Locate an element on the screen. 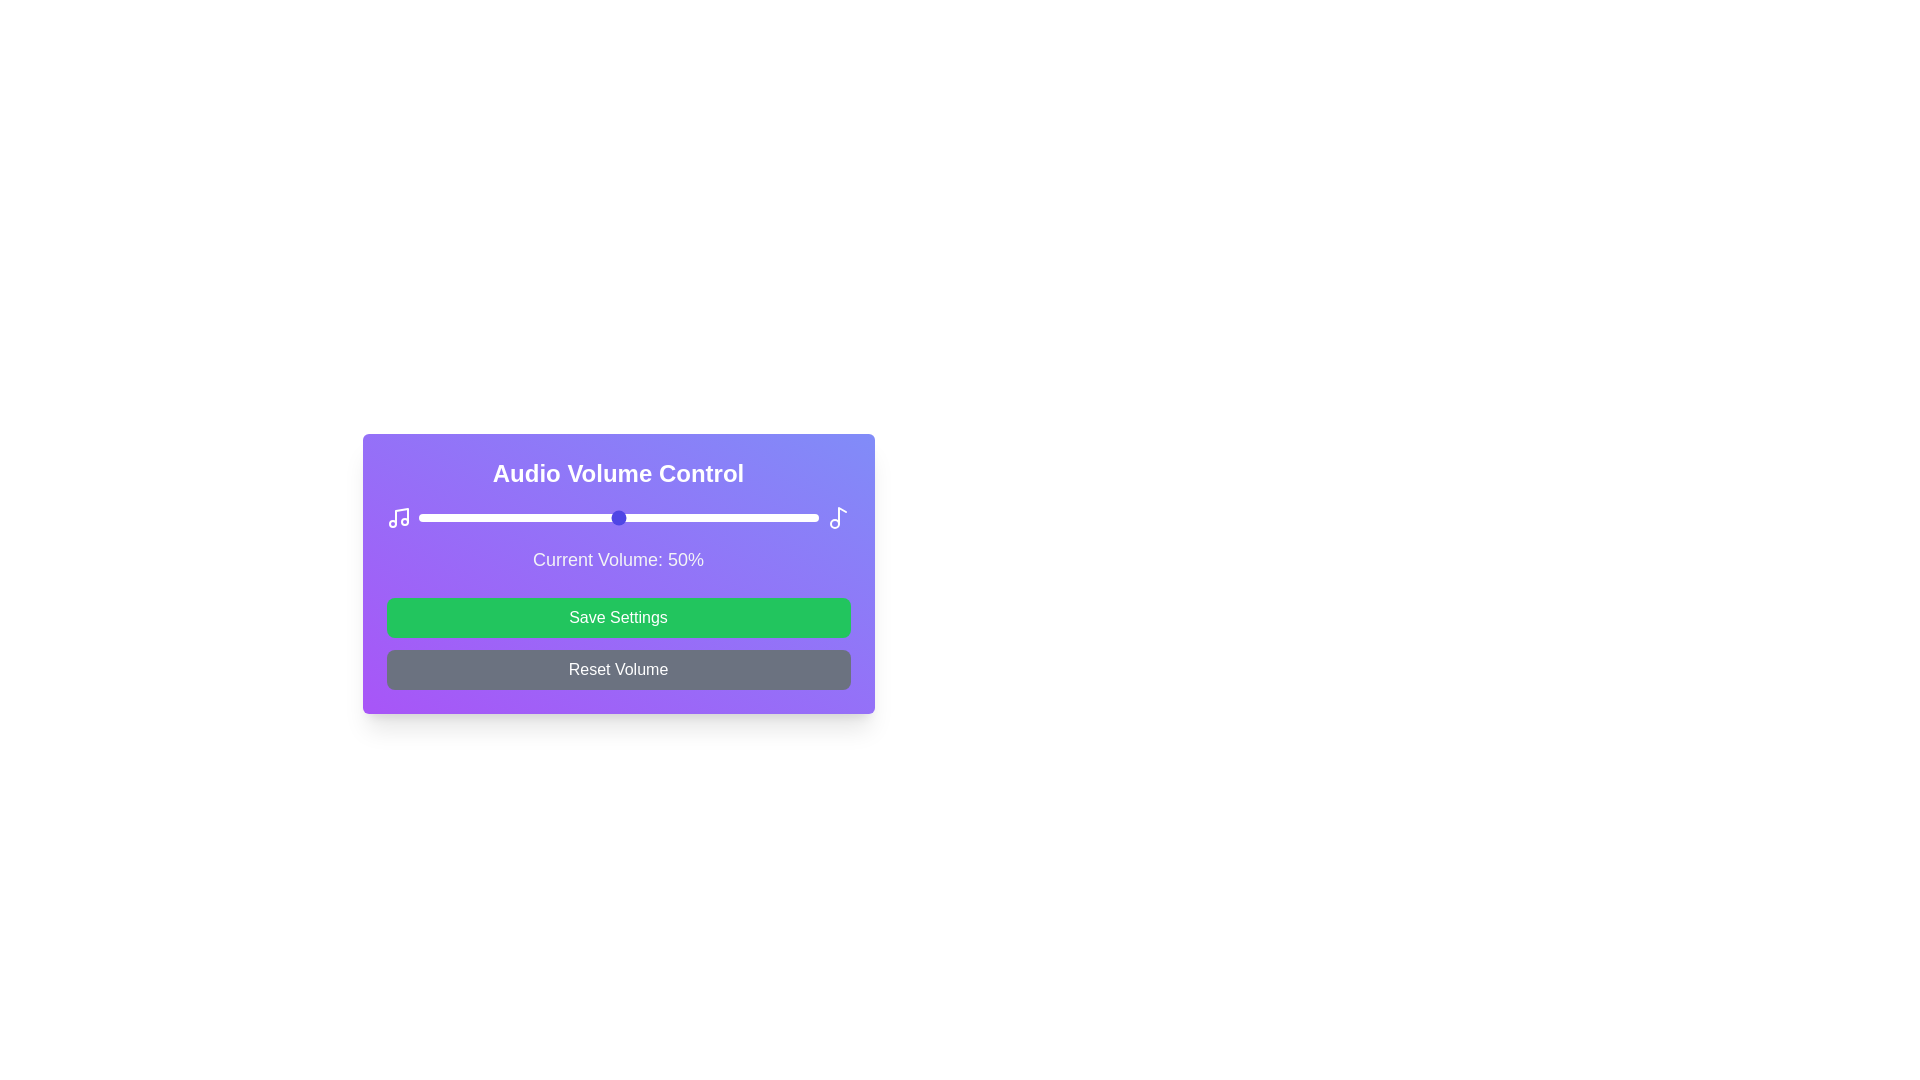 This screenshot has height=1080, width=1920. the 'Save Settings' button is located at coordinates (617, 616).